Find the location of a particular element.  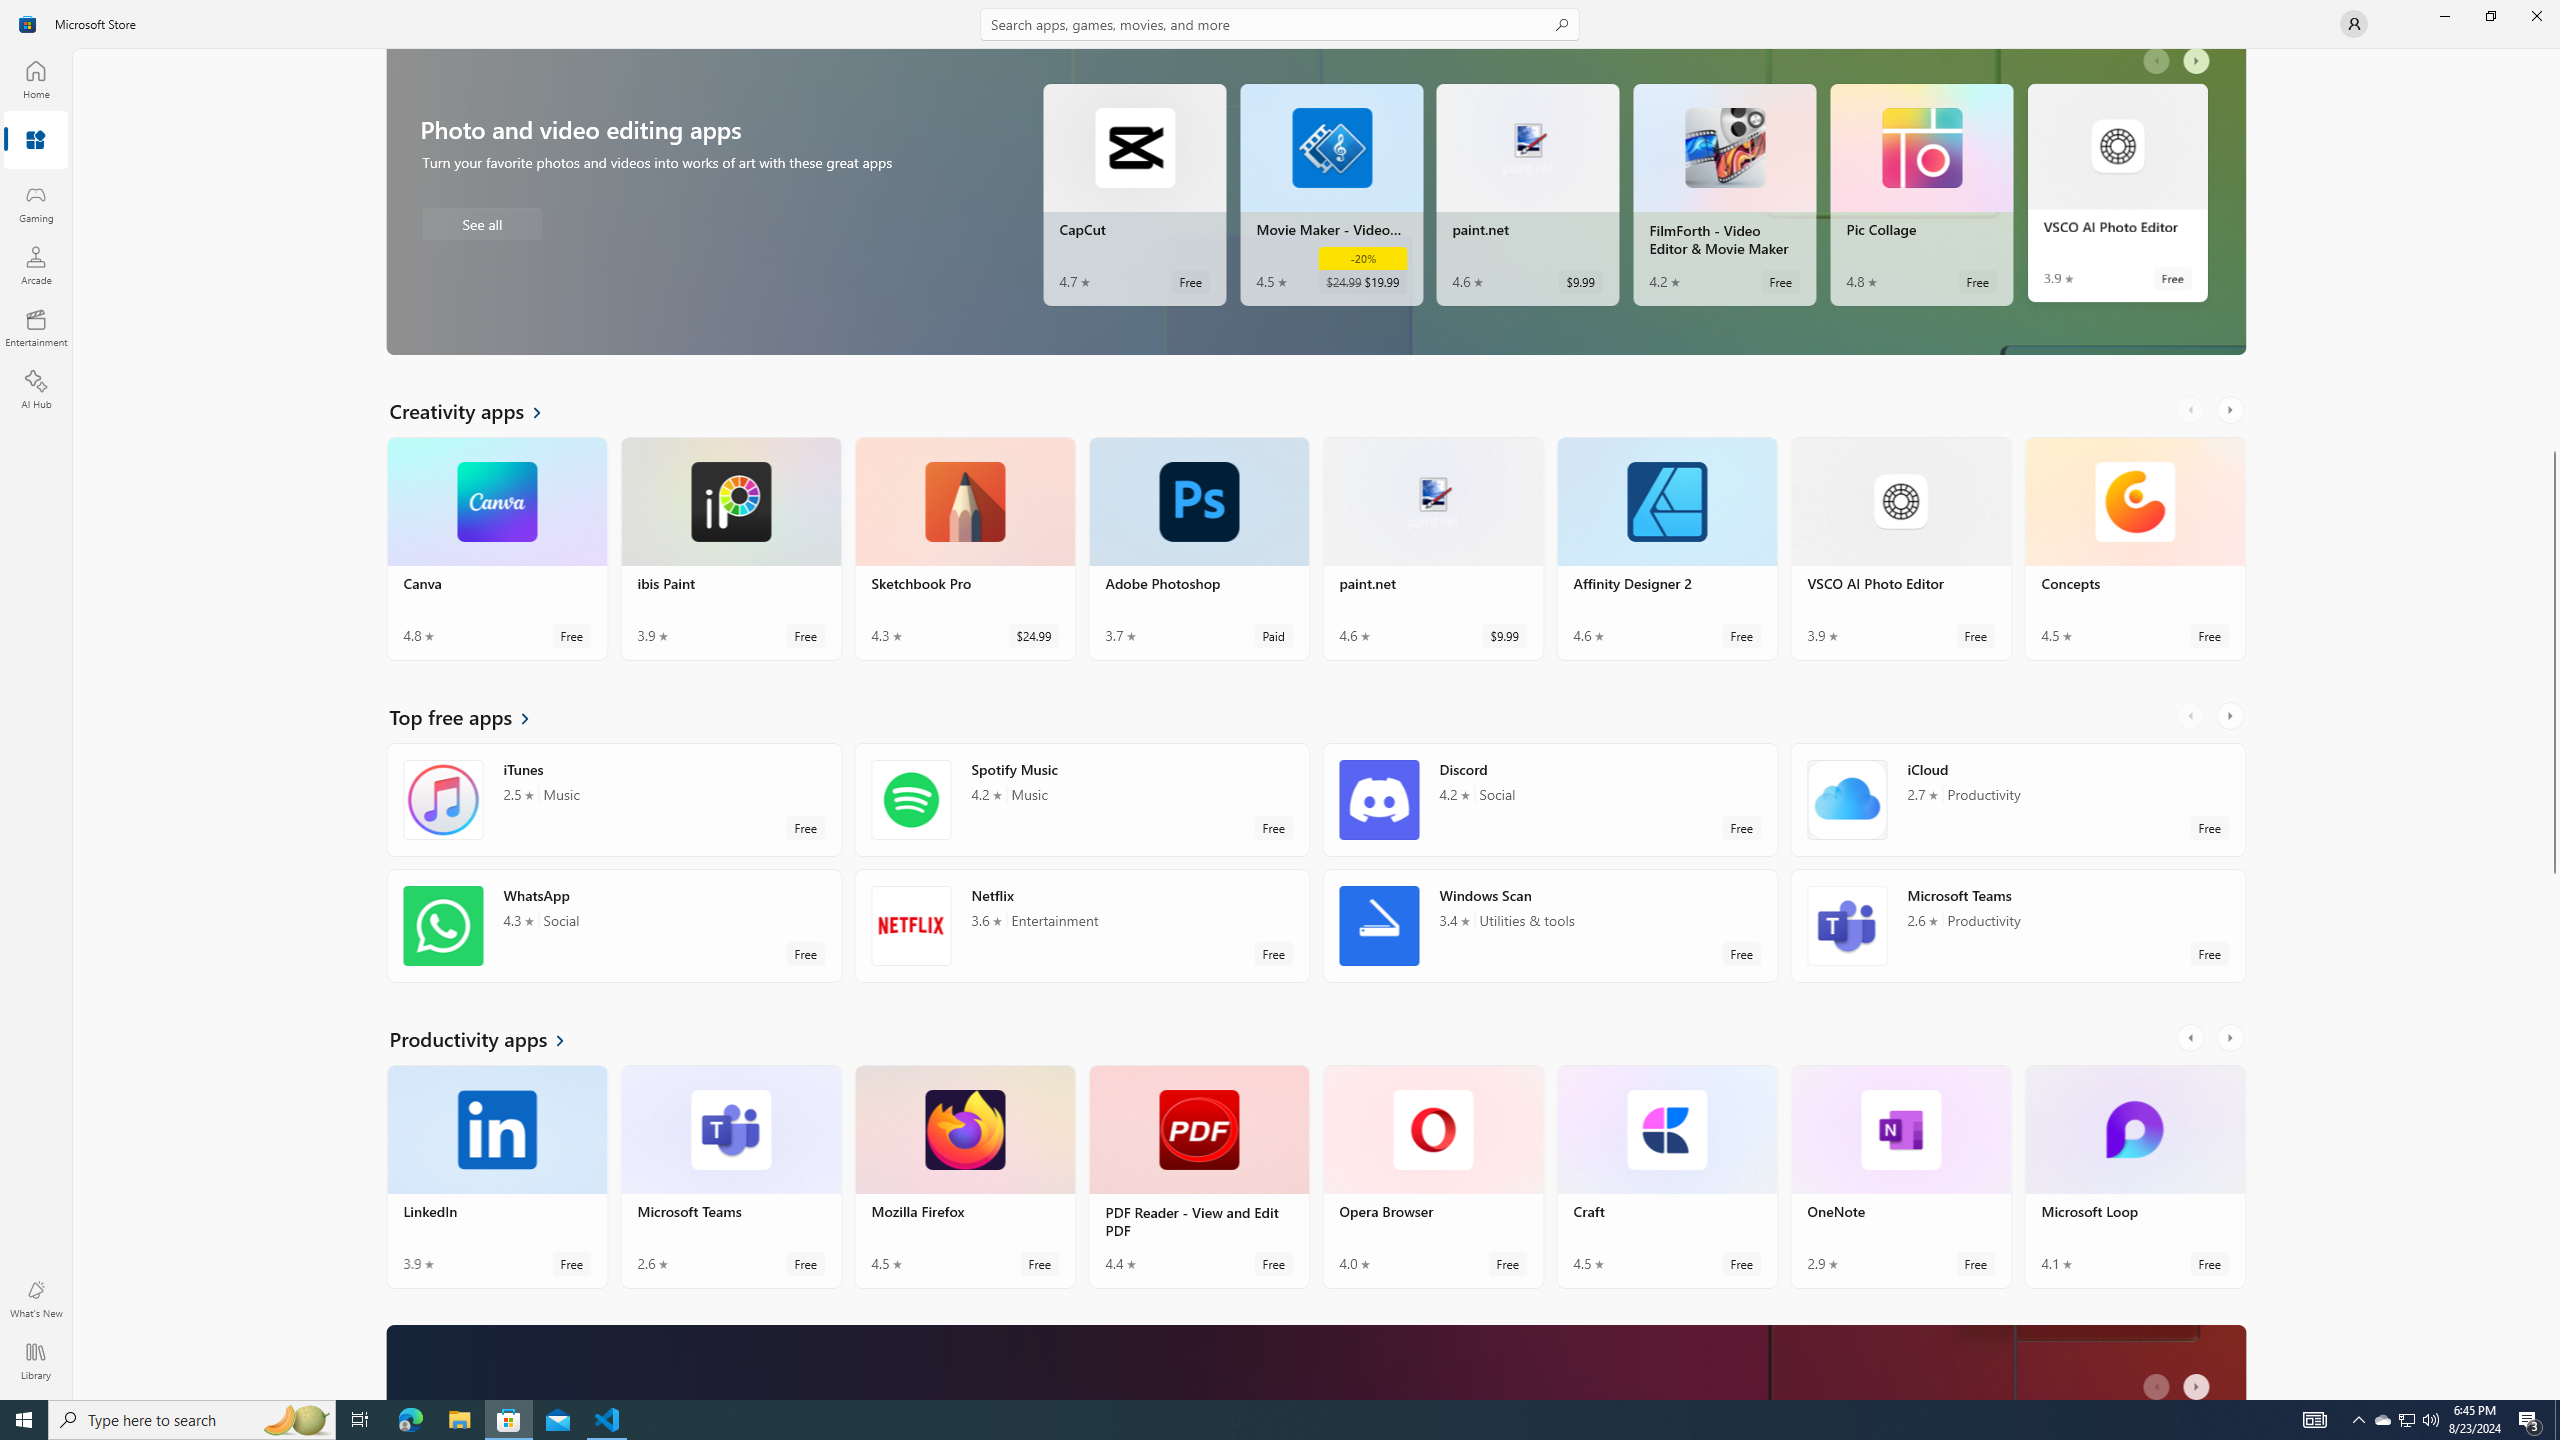

'Library' is located at coordinates (34, 1360).